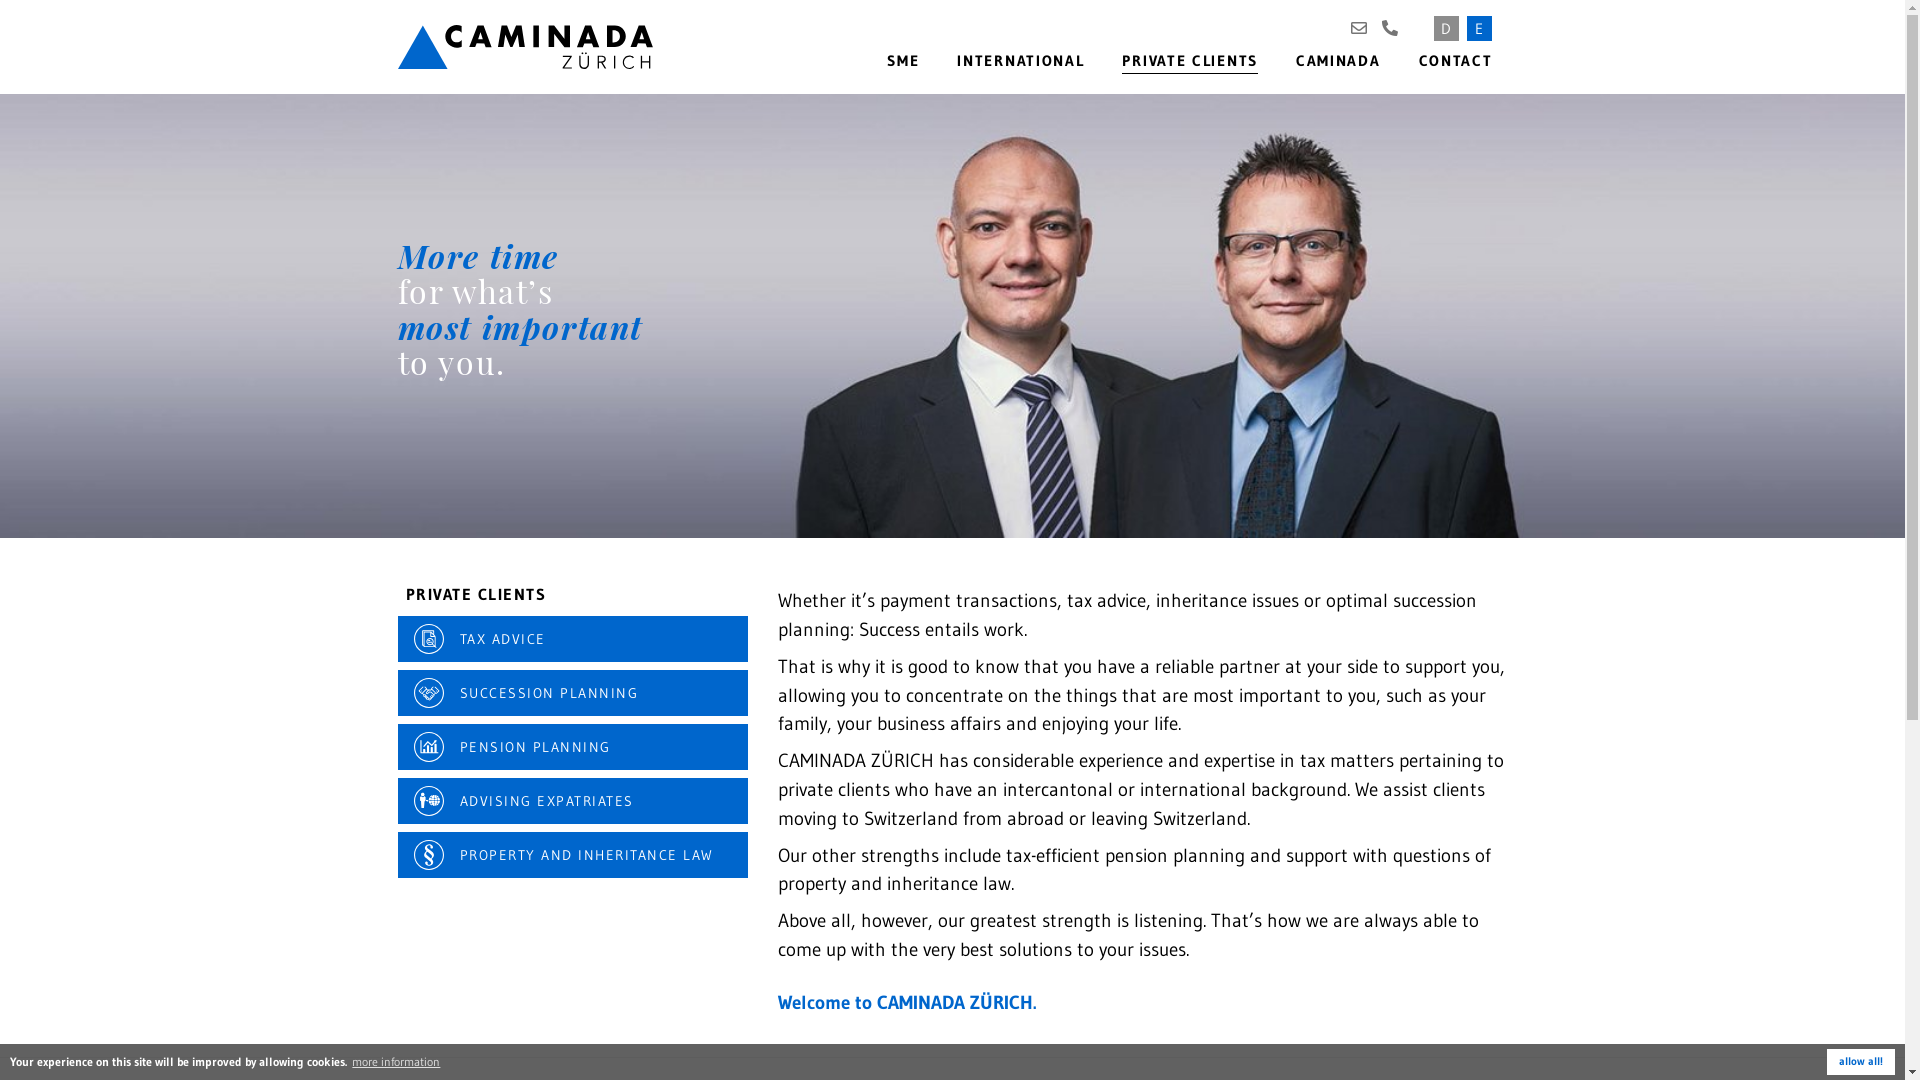  Describe the element at coordinates (1455, 60) in the screenshot. I see `'CONTACT'` at that location.